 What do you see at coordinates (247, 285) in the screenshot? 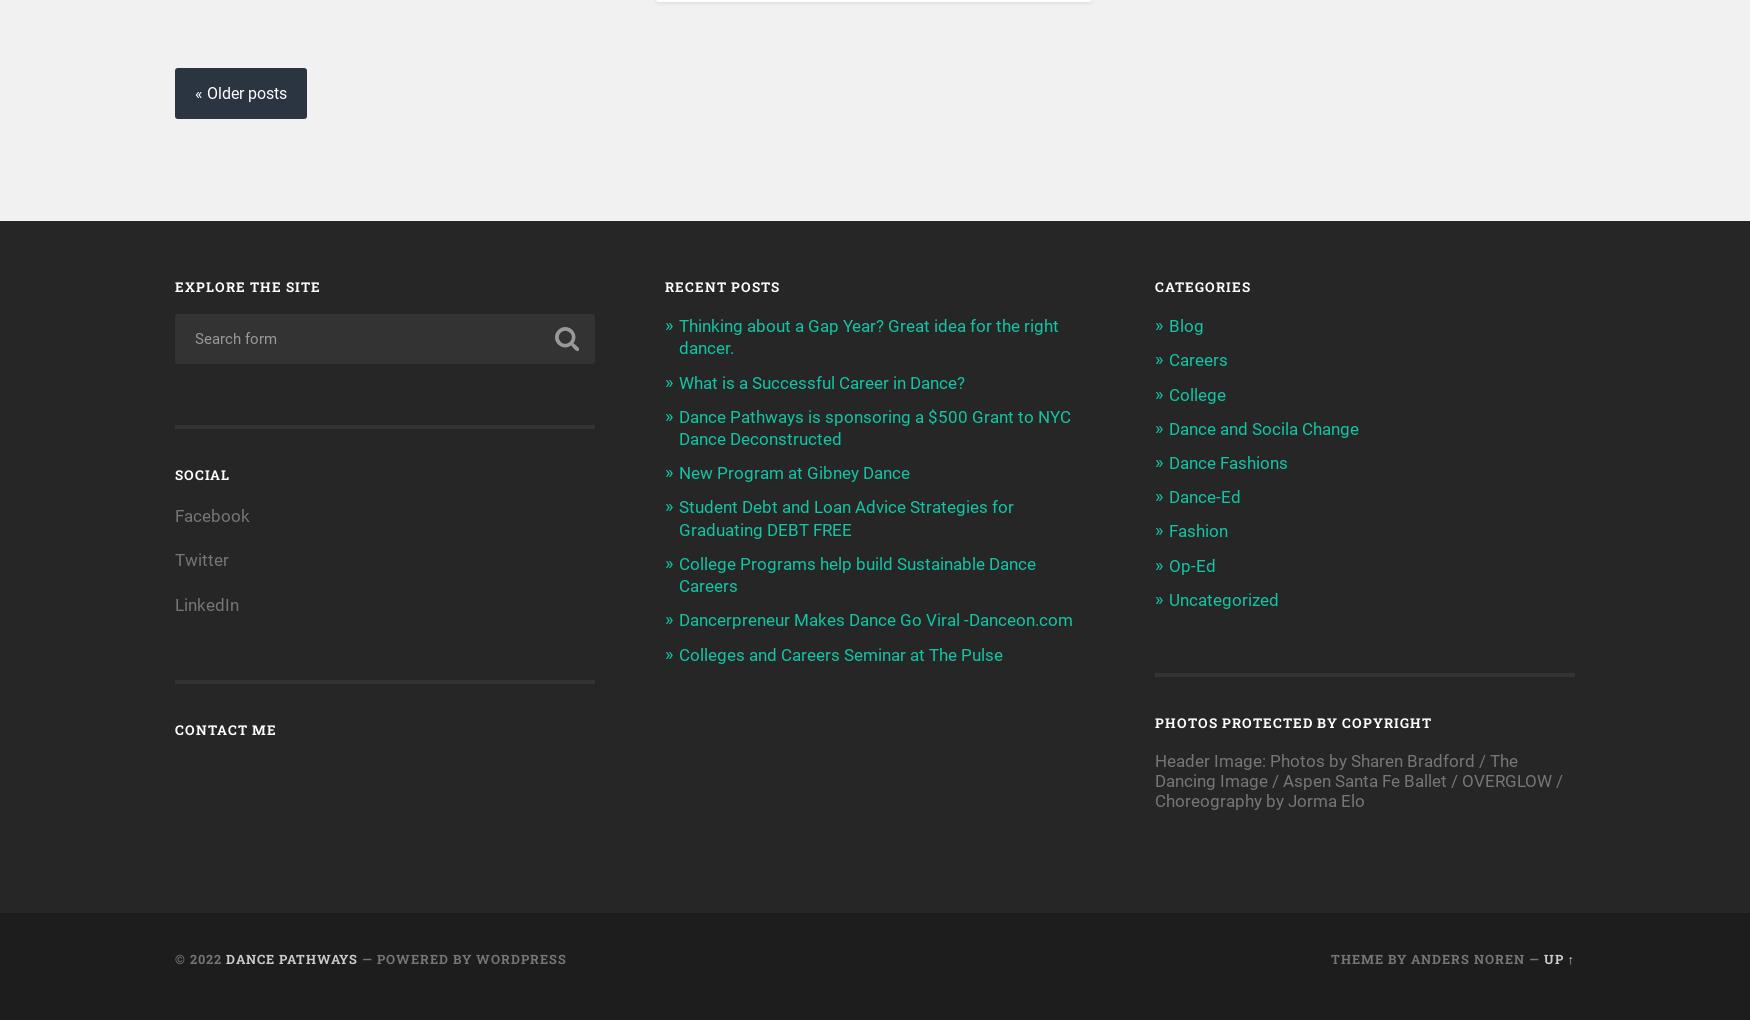
I see `'Explore the Site'` at bounding box center [247, 285].